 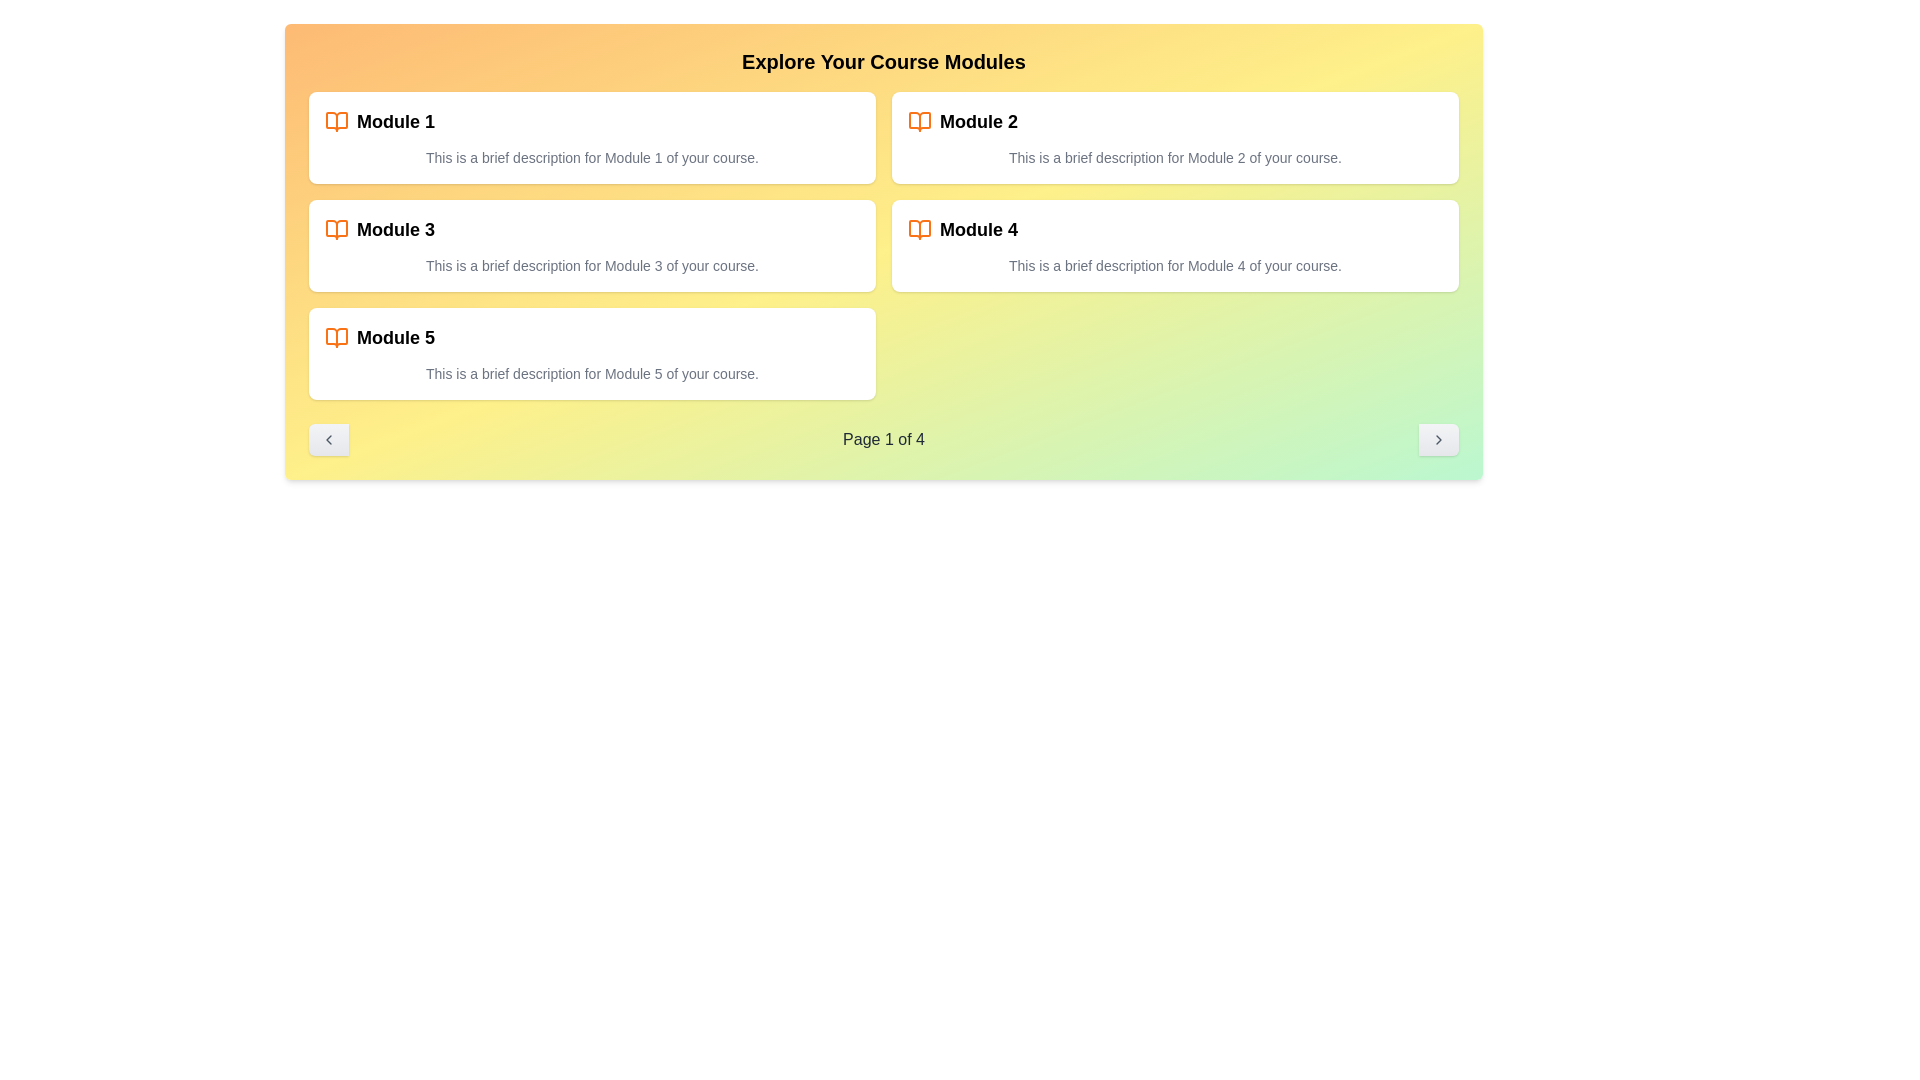 What do you see at coordinates (1175, 137) in the screenshot?
I see `the 'Module 2' card, which is a rectangular module with a white background and rounded corners, located in the top-right corner of the grid layout` at bounding box center [1175, 137].